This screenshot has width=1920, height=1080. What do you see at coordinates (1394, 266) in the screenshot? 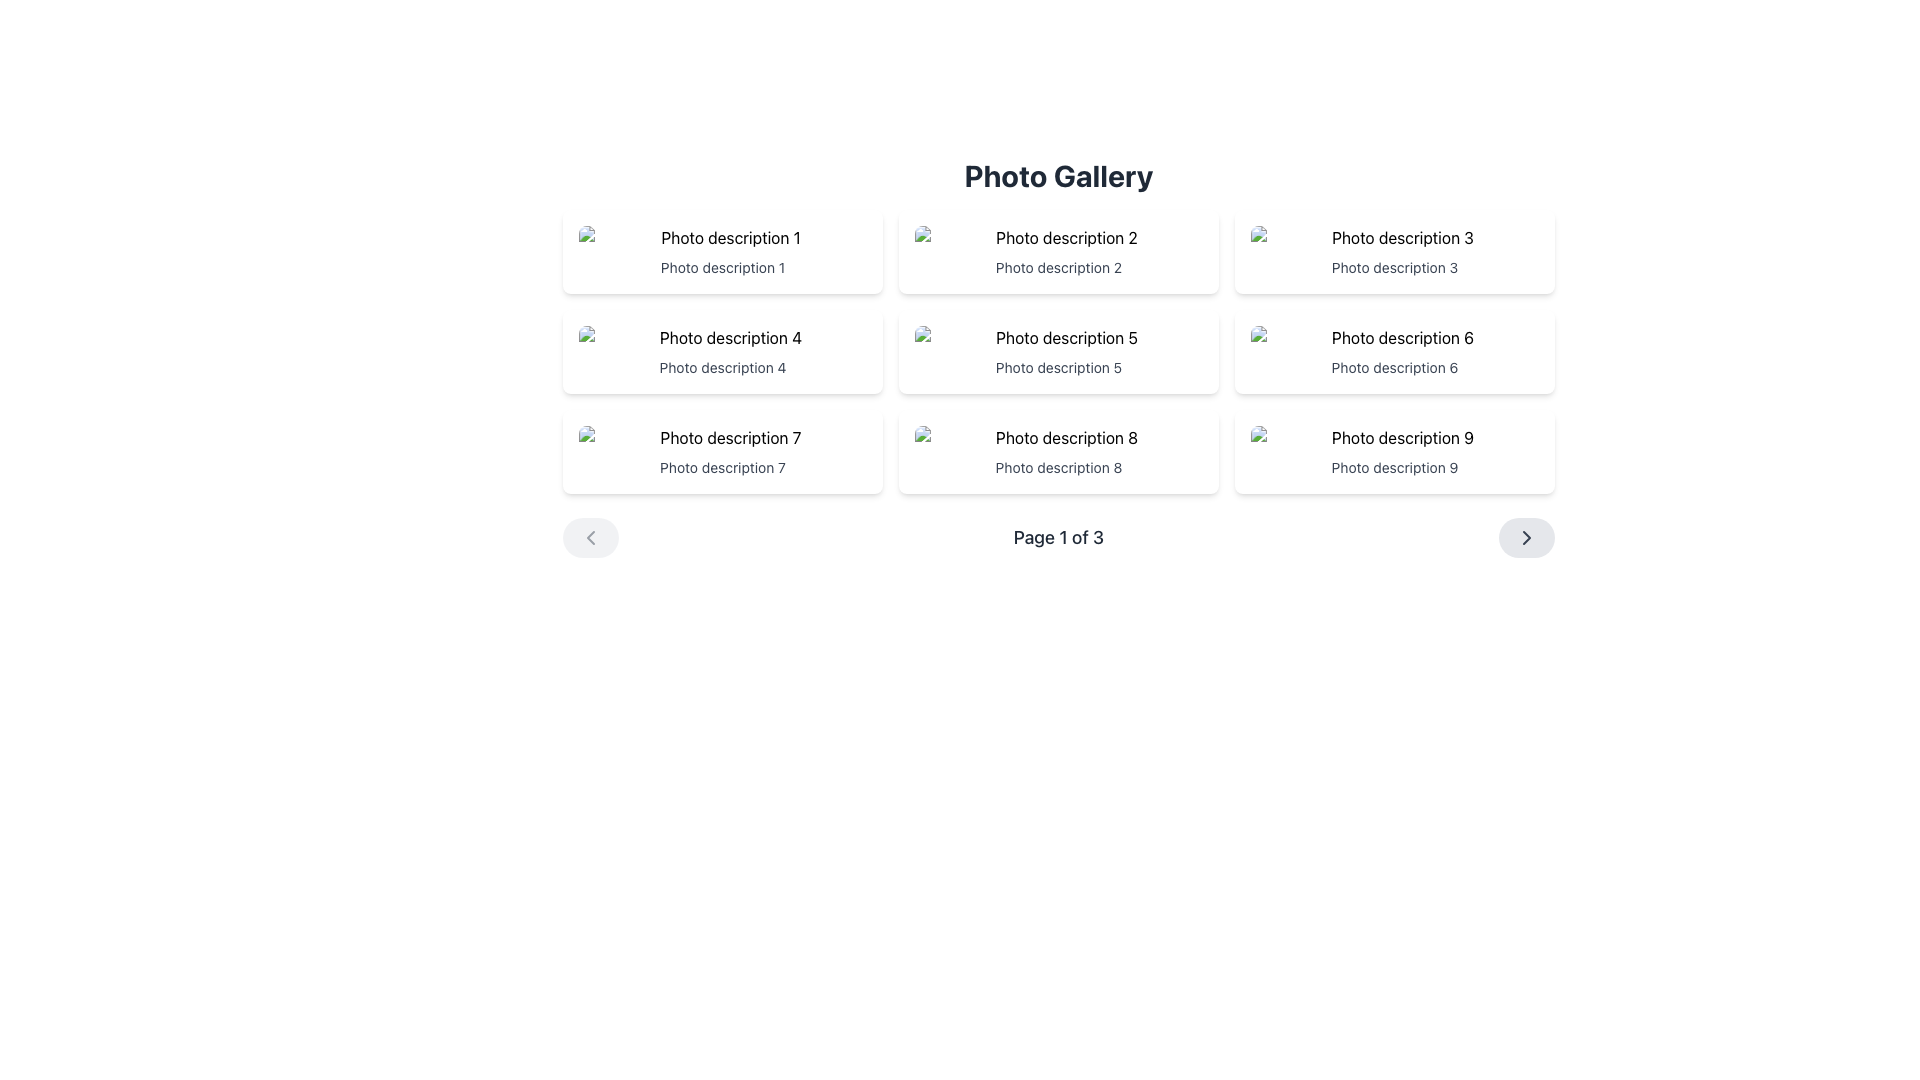
I see `the text label that describes 'Photo description 3', located below the image thumbnail in the third photo card from the left` at bounding box center [1394, 266].